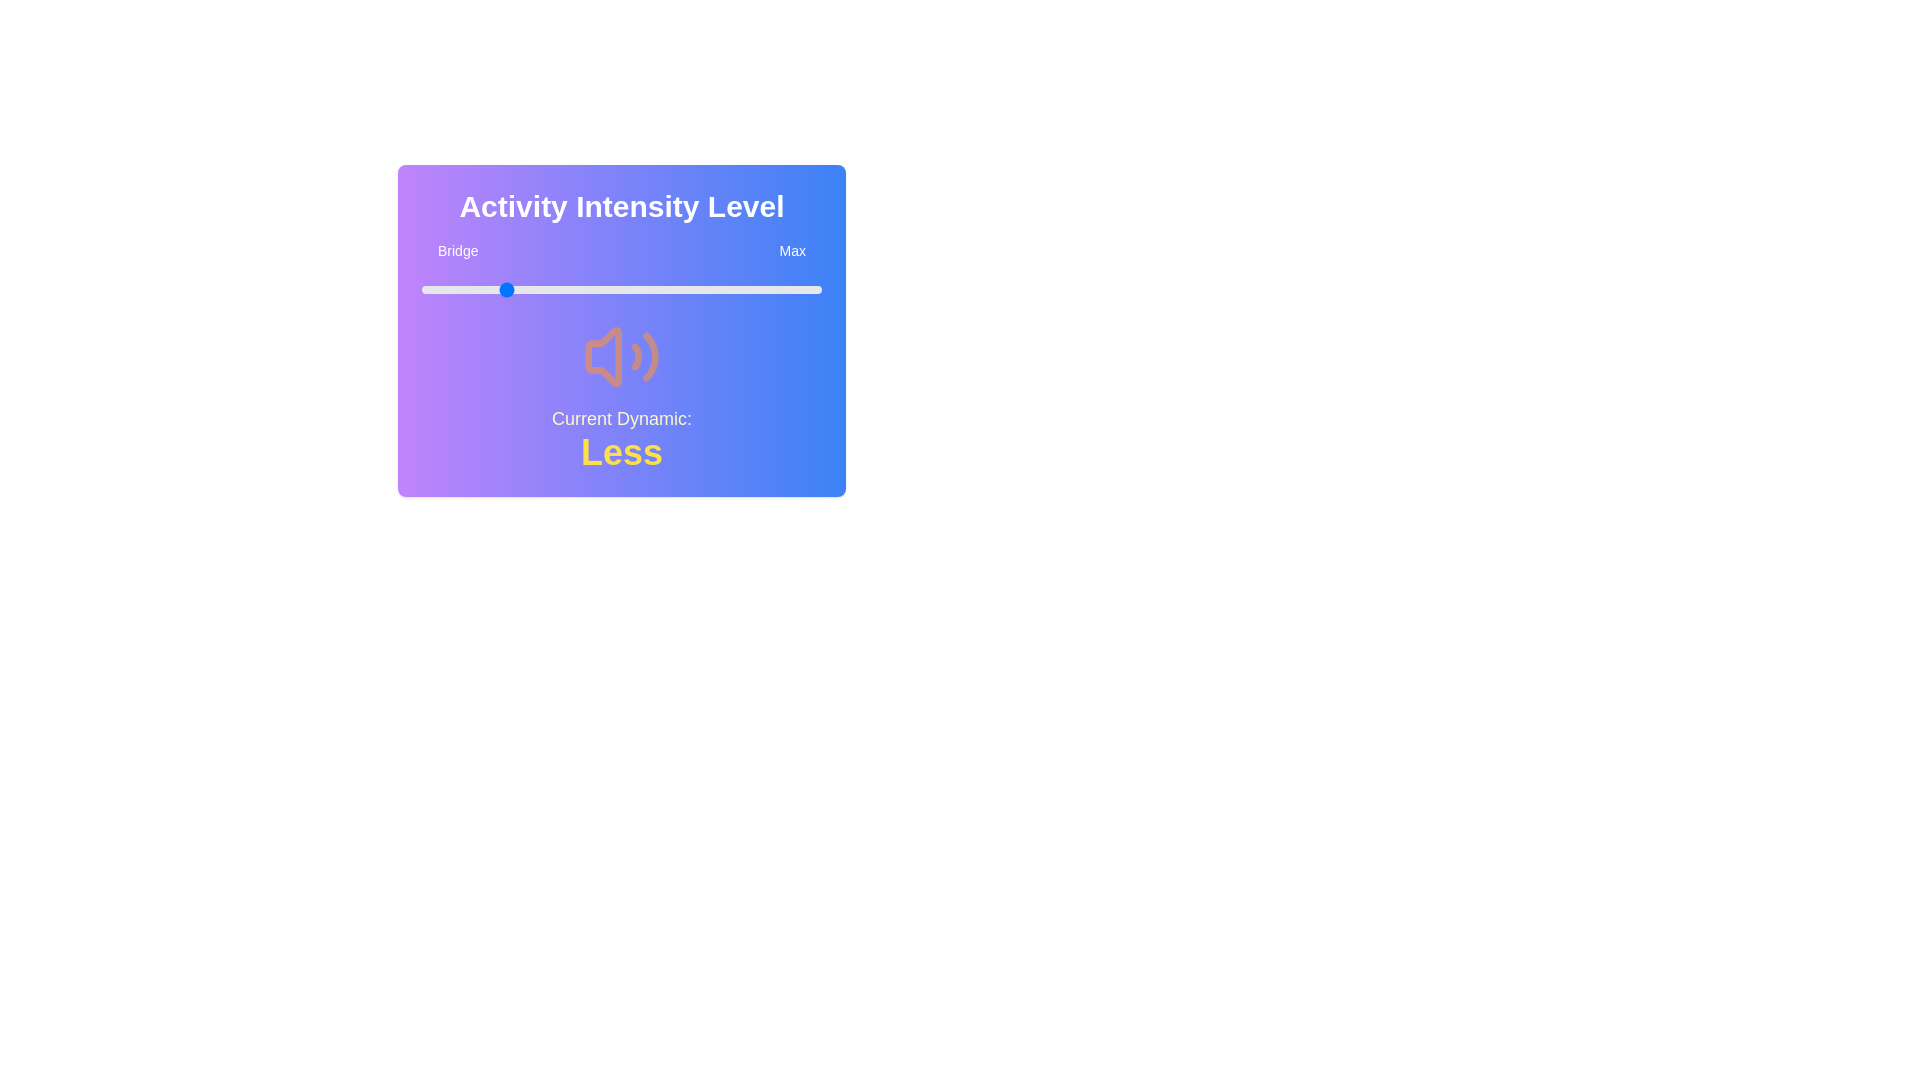 This screenshot has width=1920, height=1080. Describe the element at coordinates (550, 289) in the screenshot. I see `the slider to set the value to 32` at that location.